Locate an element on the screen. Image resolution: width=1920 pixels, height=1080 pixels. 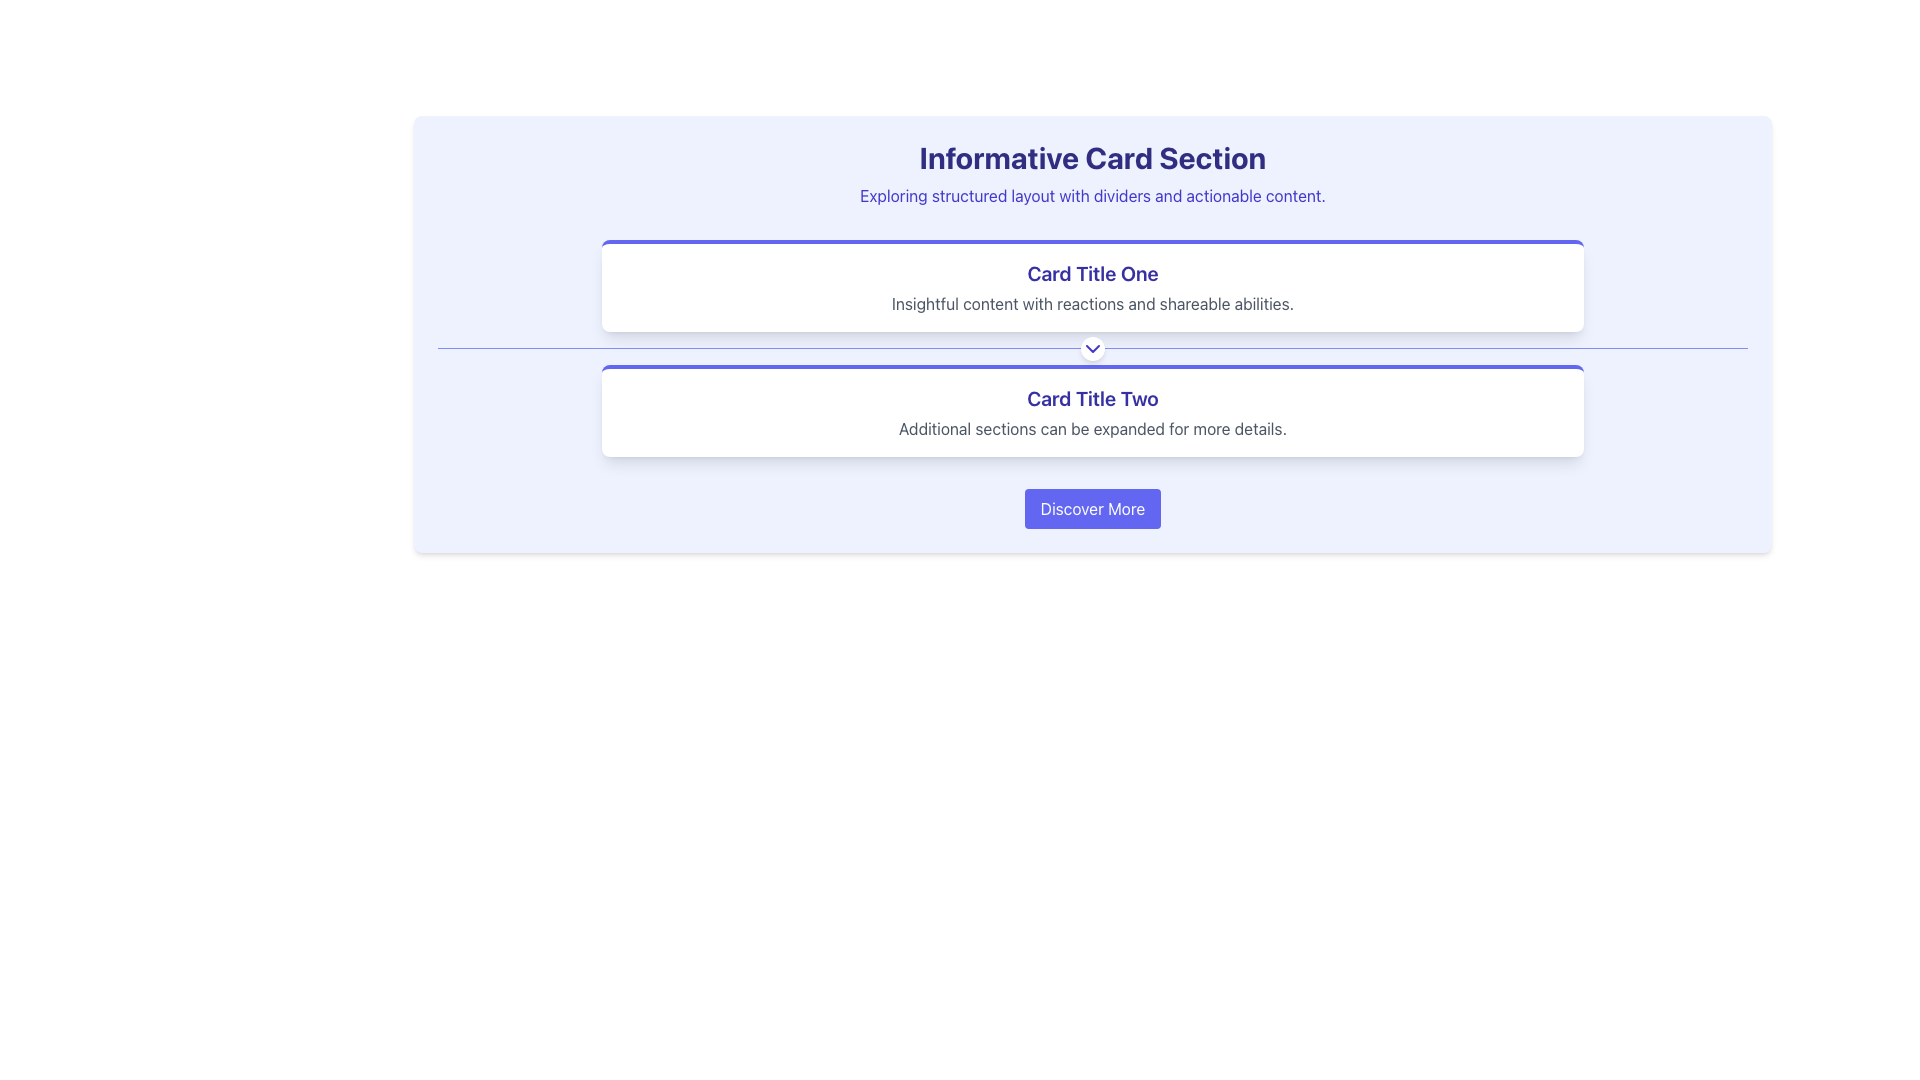
the 'Discover More' button located at the bottom of the 'Informative Card Section' is located at coordinates (1092, 508).